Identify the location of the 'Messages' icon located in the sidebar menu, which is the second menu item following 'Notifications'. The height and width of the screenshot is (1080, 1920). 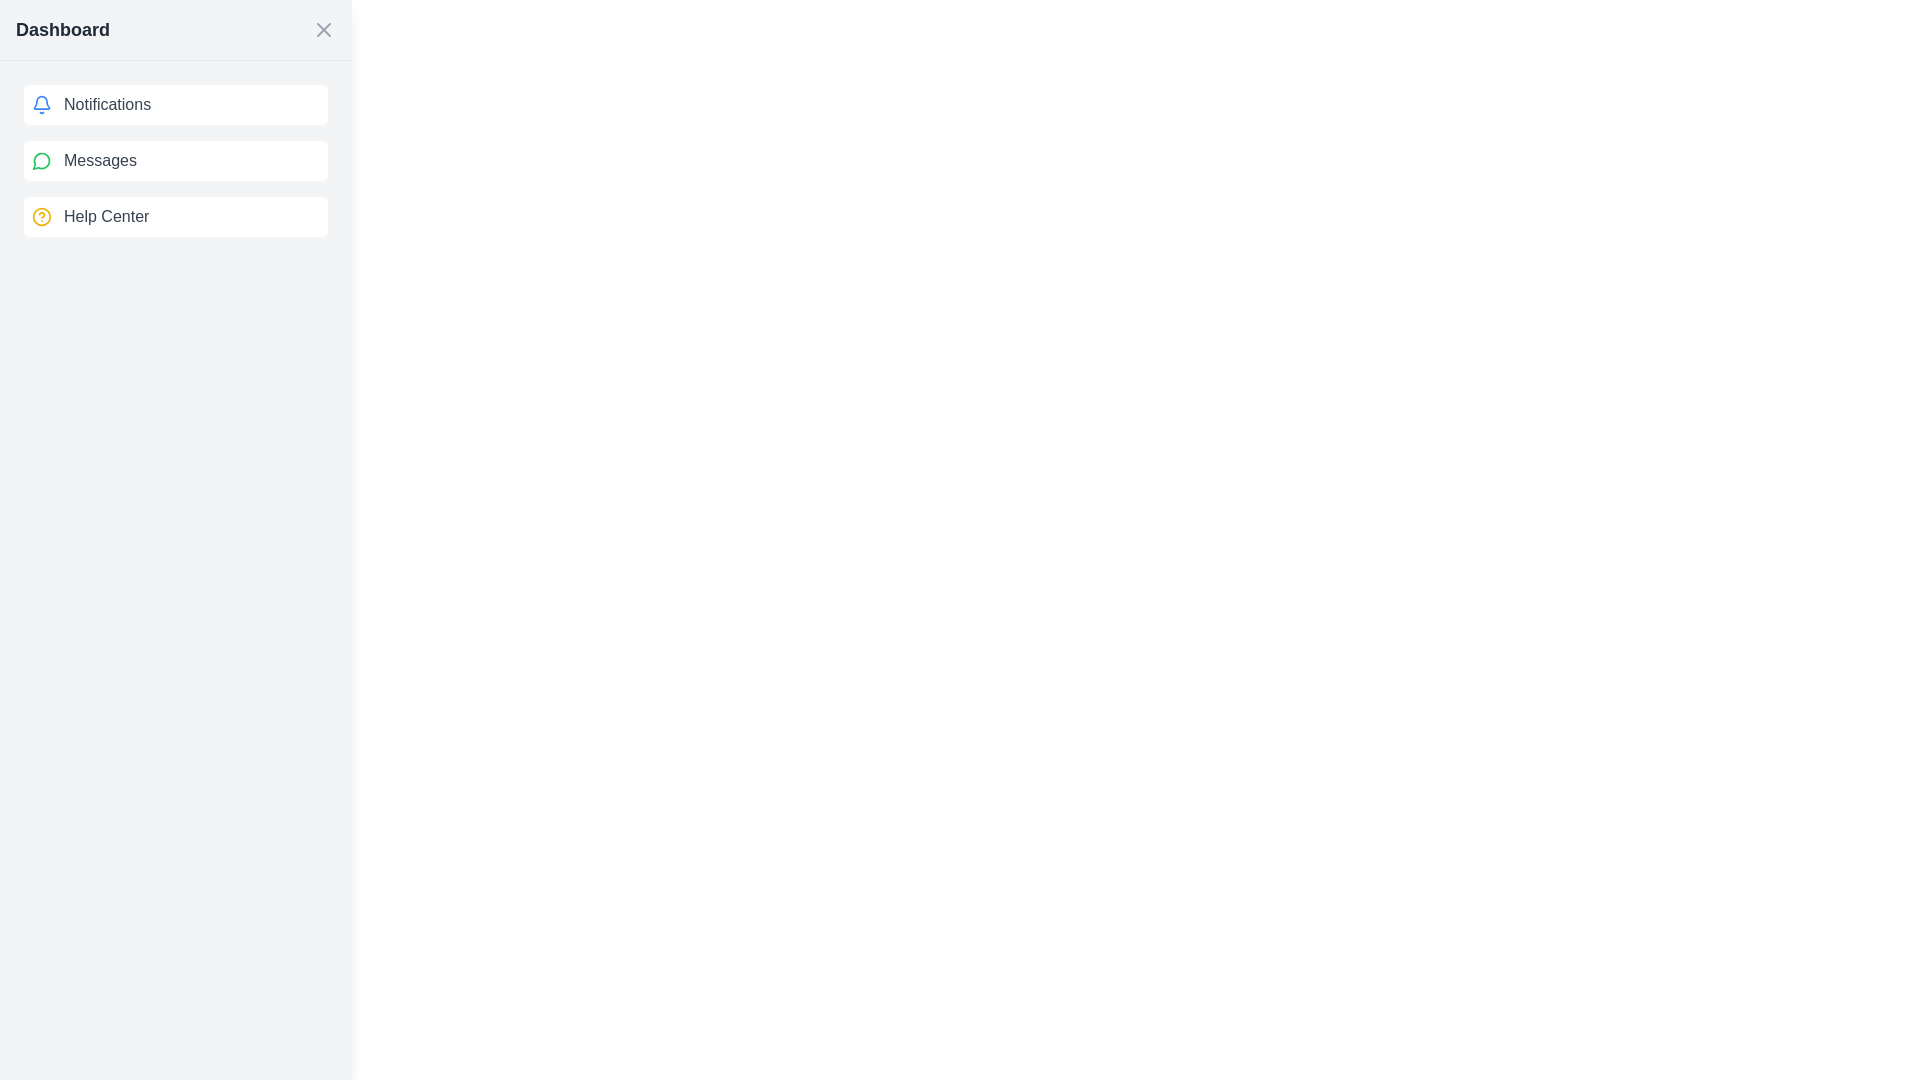
(41, 160).